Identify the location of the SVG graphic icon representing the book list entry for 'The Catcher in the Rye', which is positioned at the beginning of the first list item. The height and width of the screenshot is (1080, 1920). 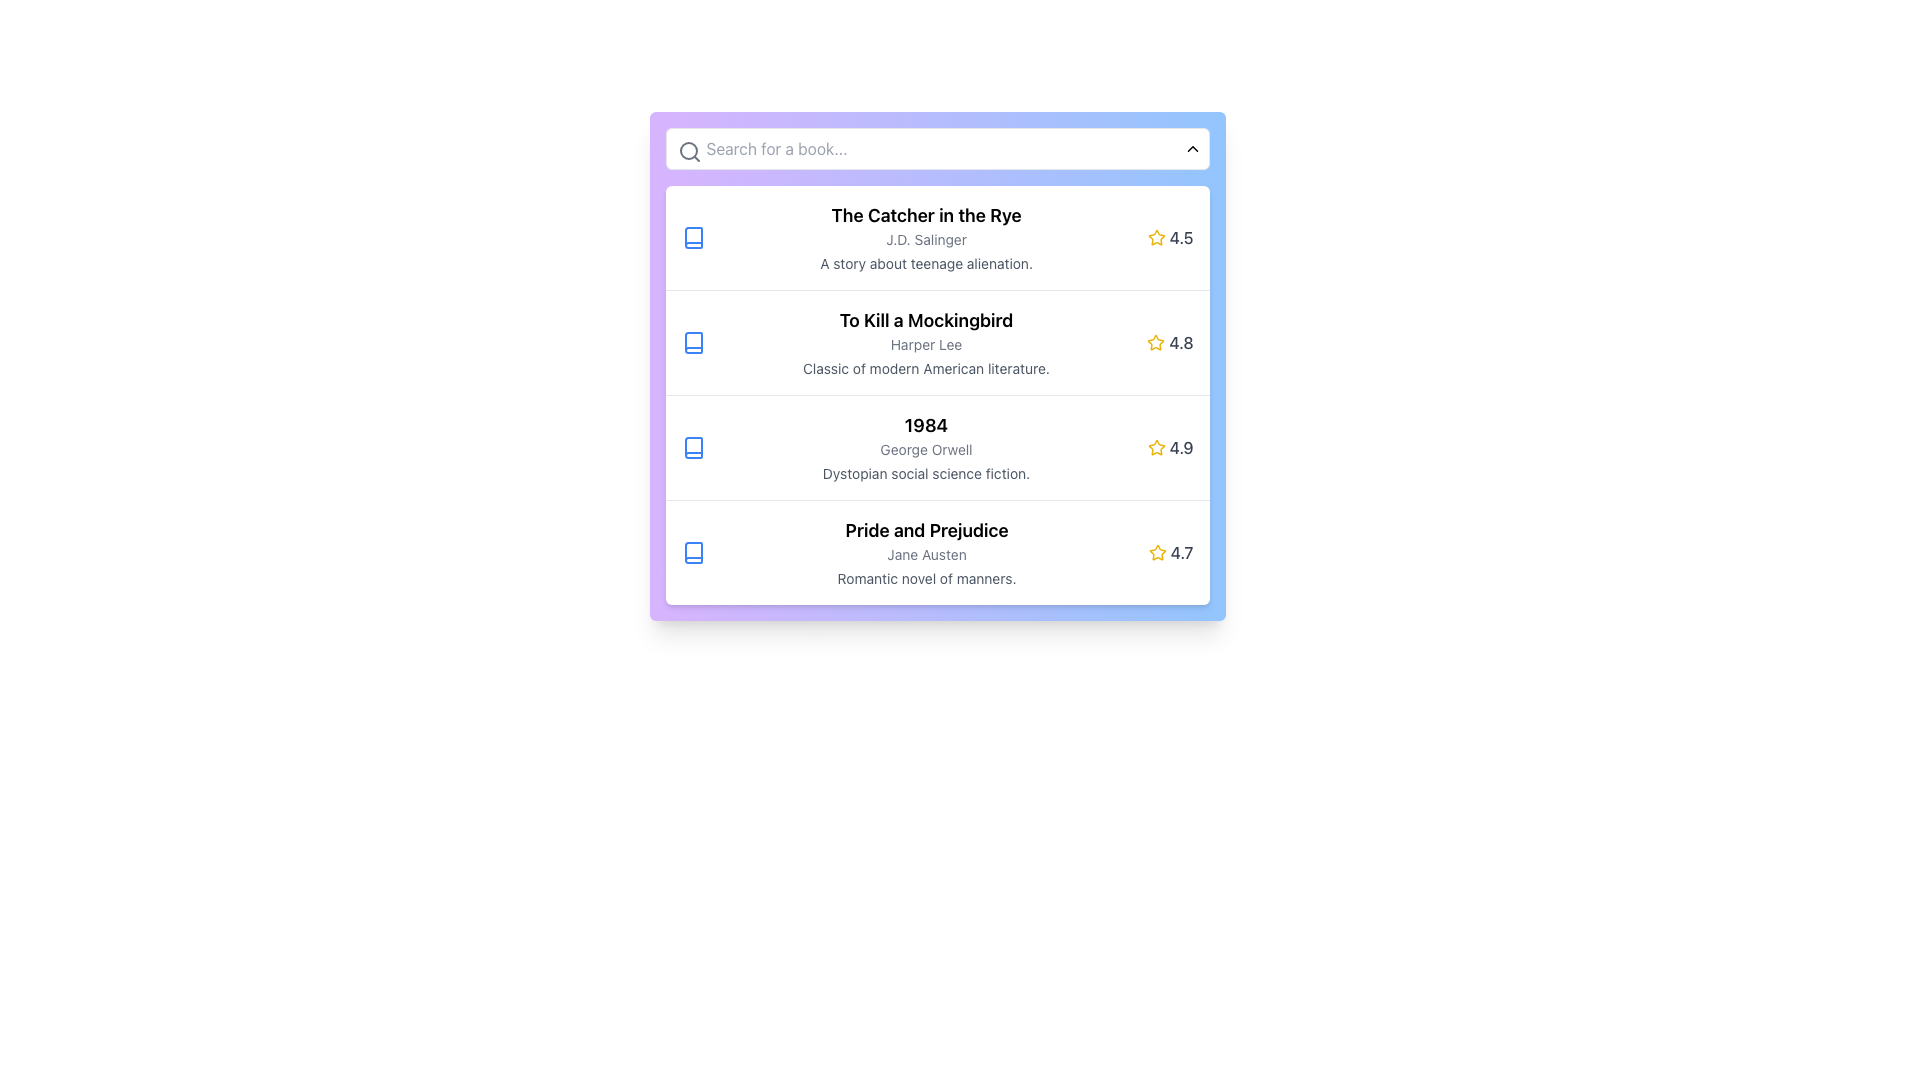
(693, 237).